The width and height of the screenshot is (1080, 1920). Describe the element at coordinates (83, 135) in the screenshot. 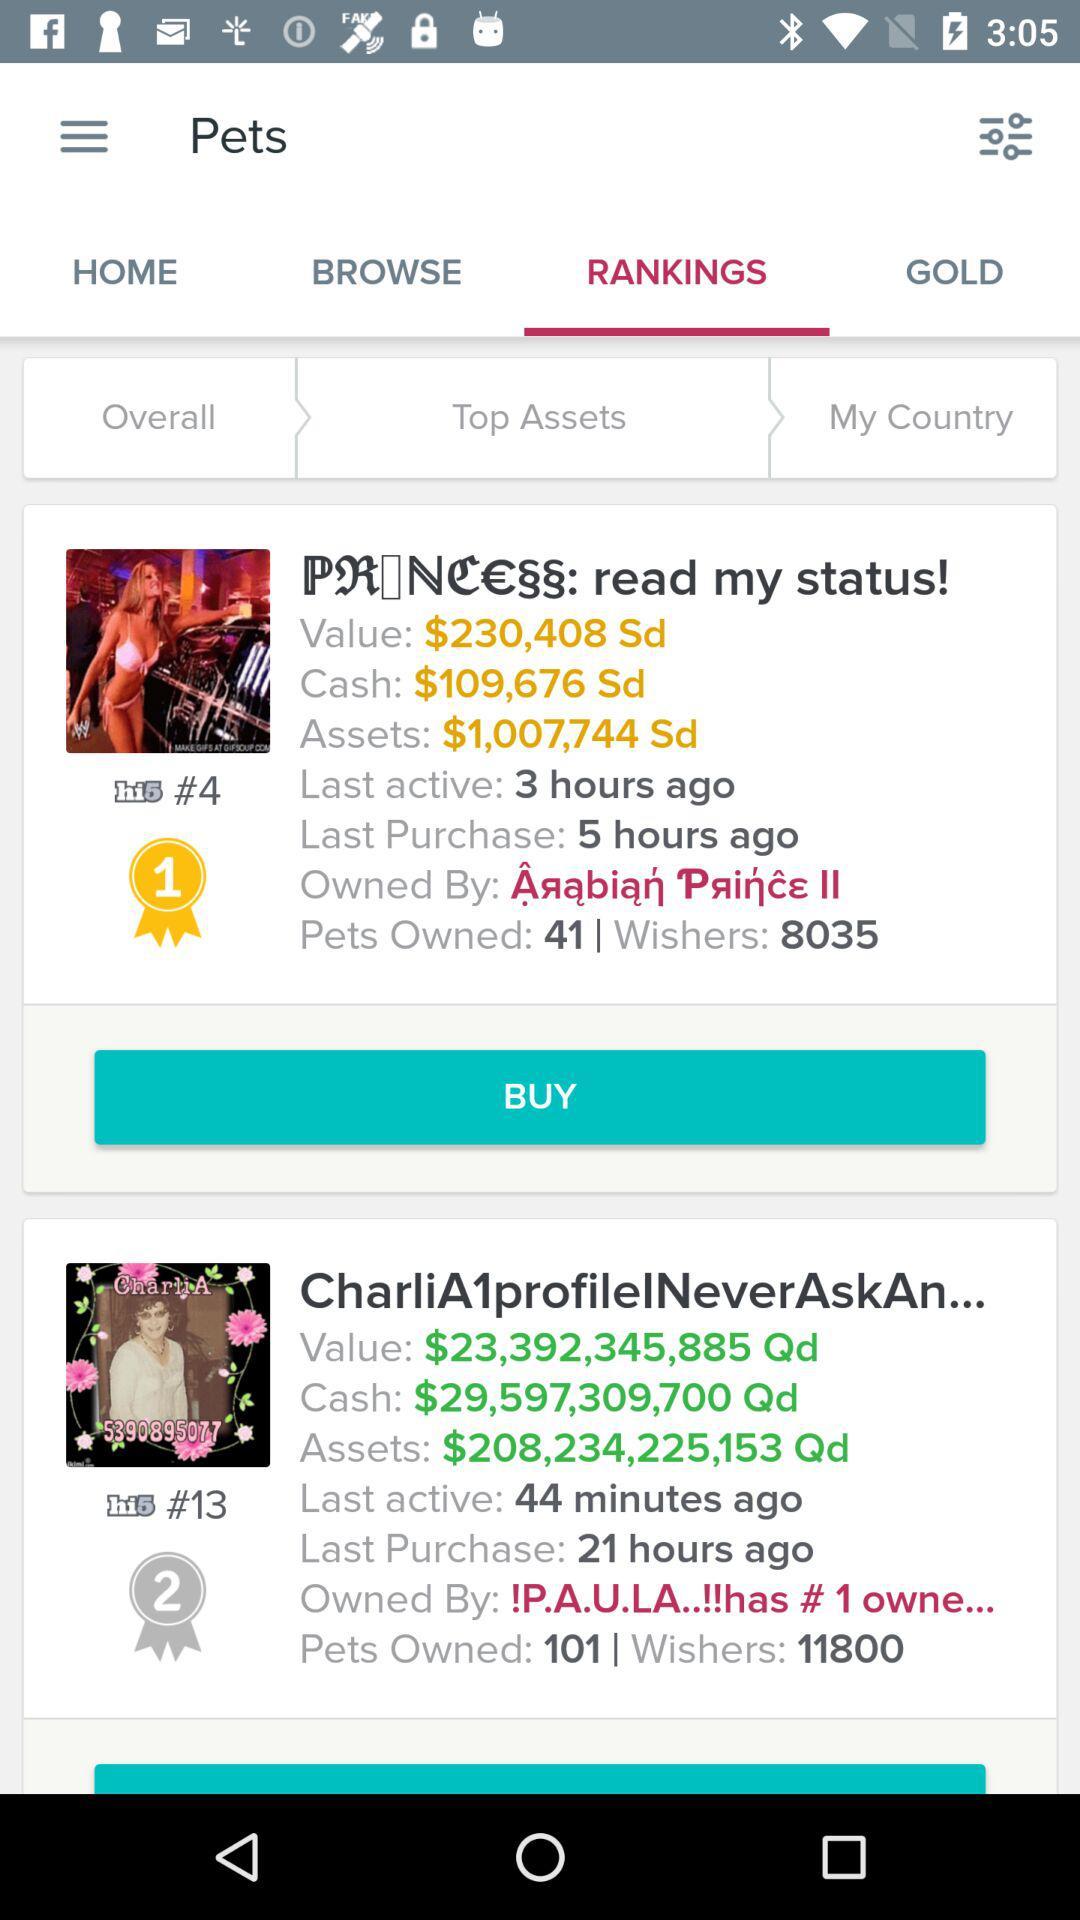

I see `the app to the left of pets item` at that location.